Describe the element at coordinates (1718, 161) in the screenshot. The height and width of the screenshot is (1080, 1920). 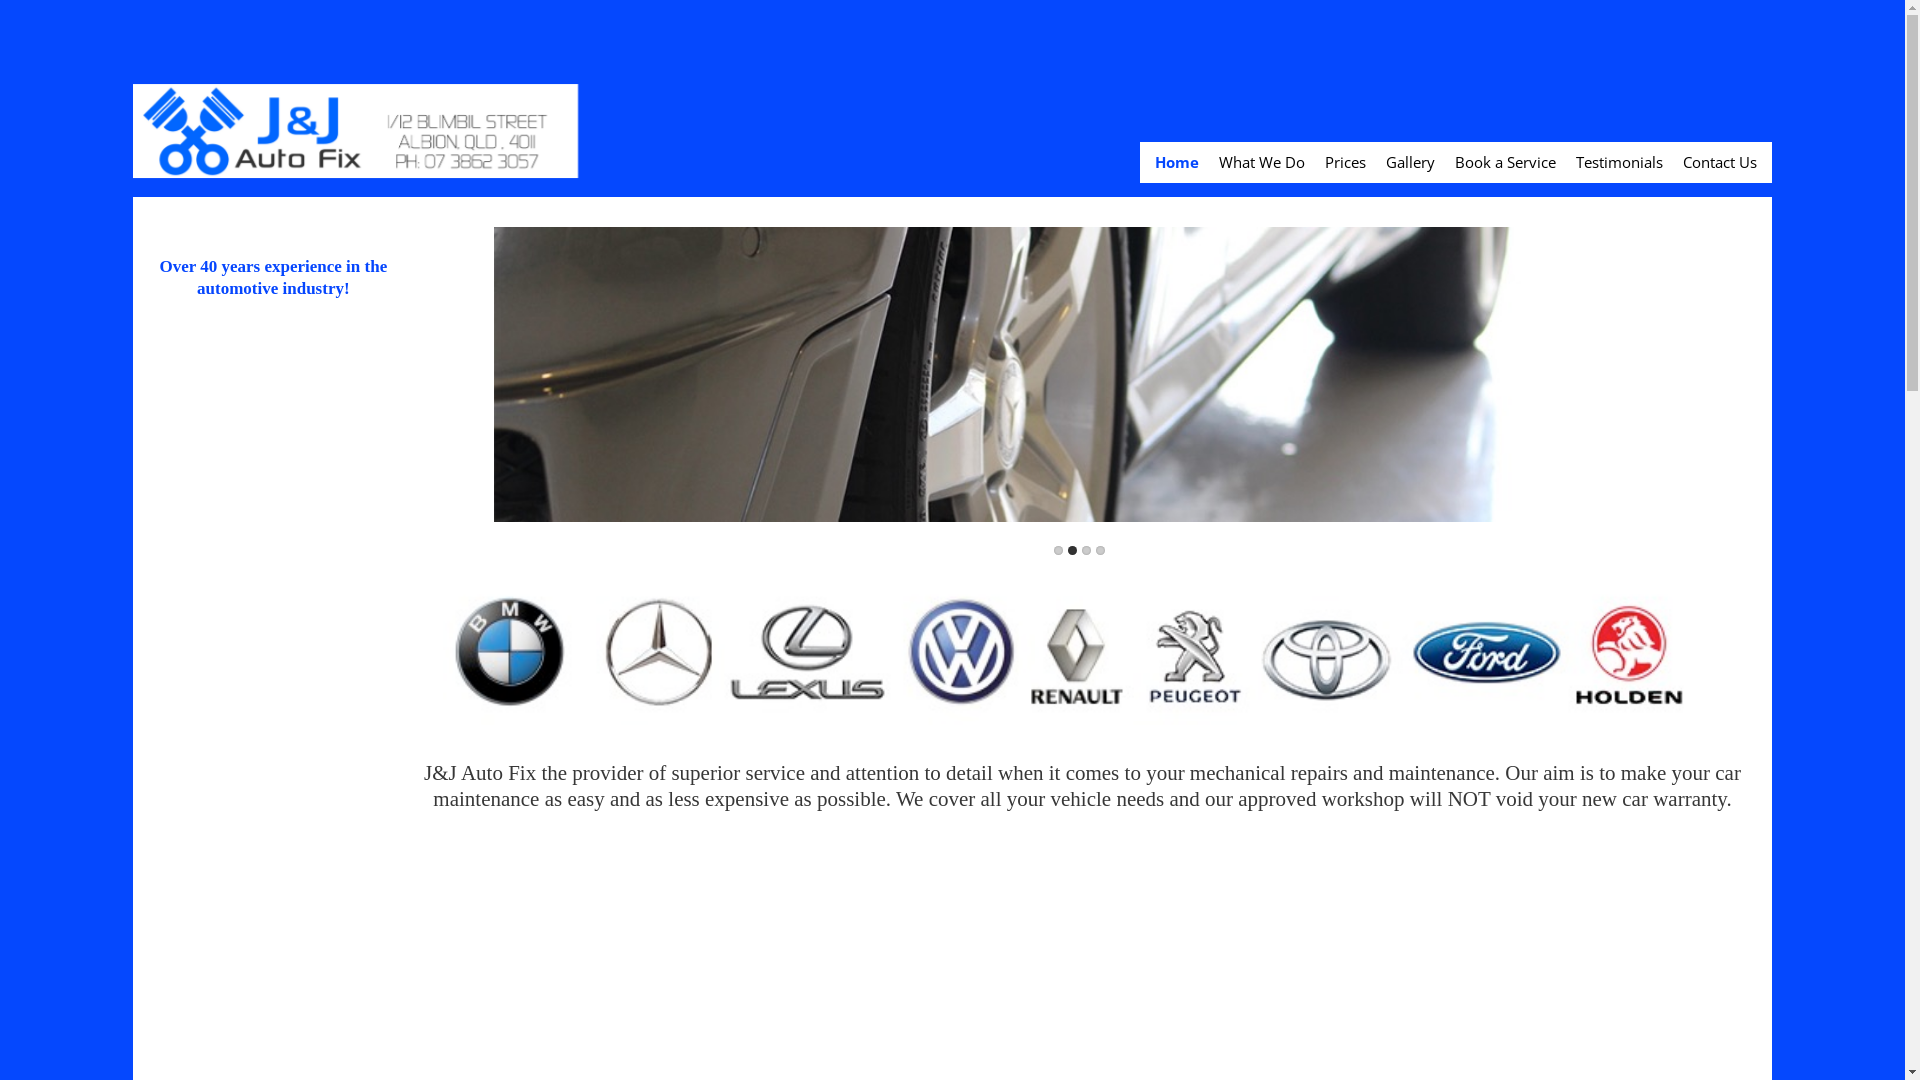
I see `'Contact Us'` at that location.